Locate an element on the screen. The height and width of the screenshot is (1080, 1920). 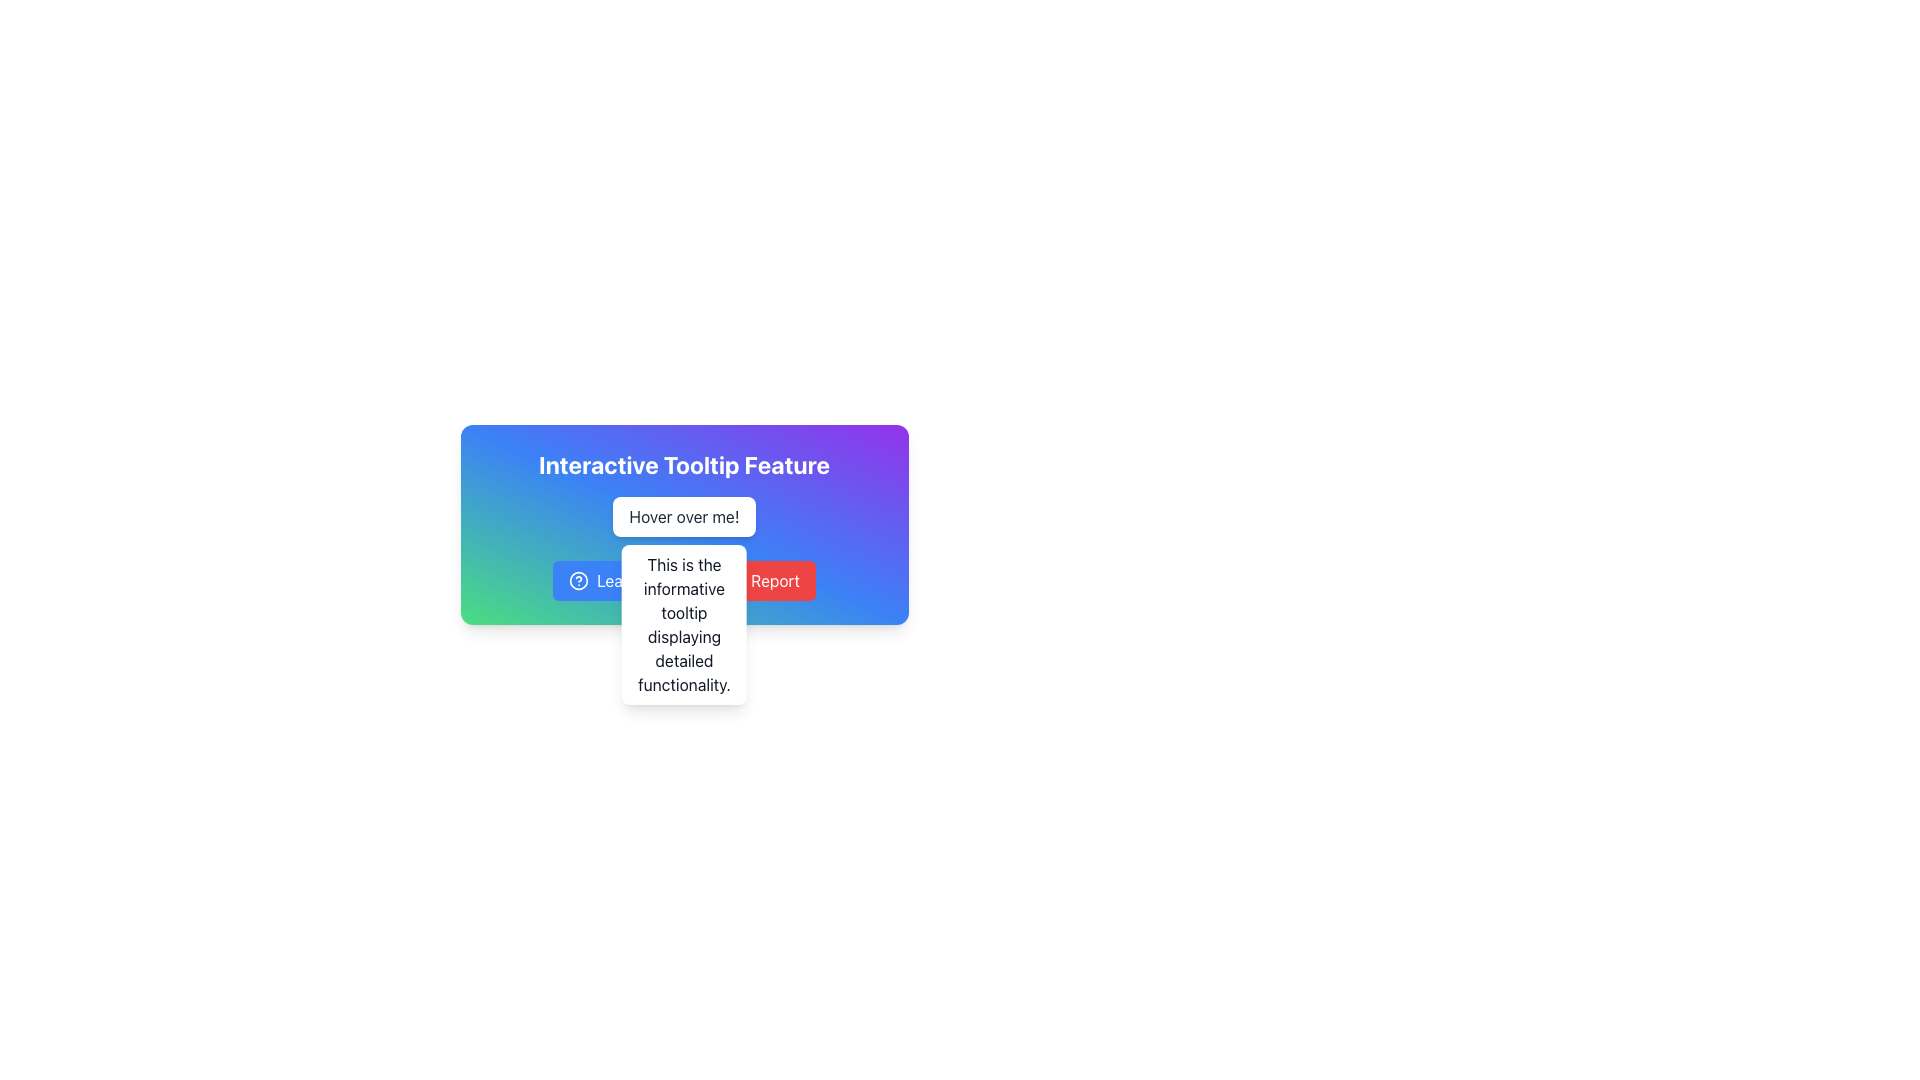
the Informational Tooltip that displays the message 'This is the informative tooltip displaying detailed functionality.' is located at coordinates (684, 623).